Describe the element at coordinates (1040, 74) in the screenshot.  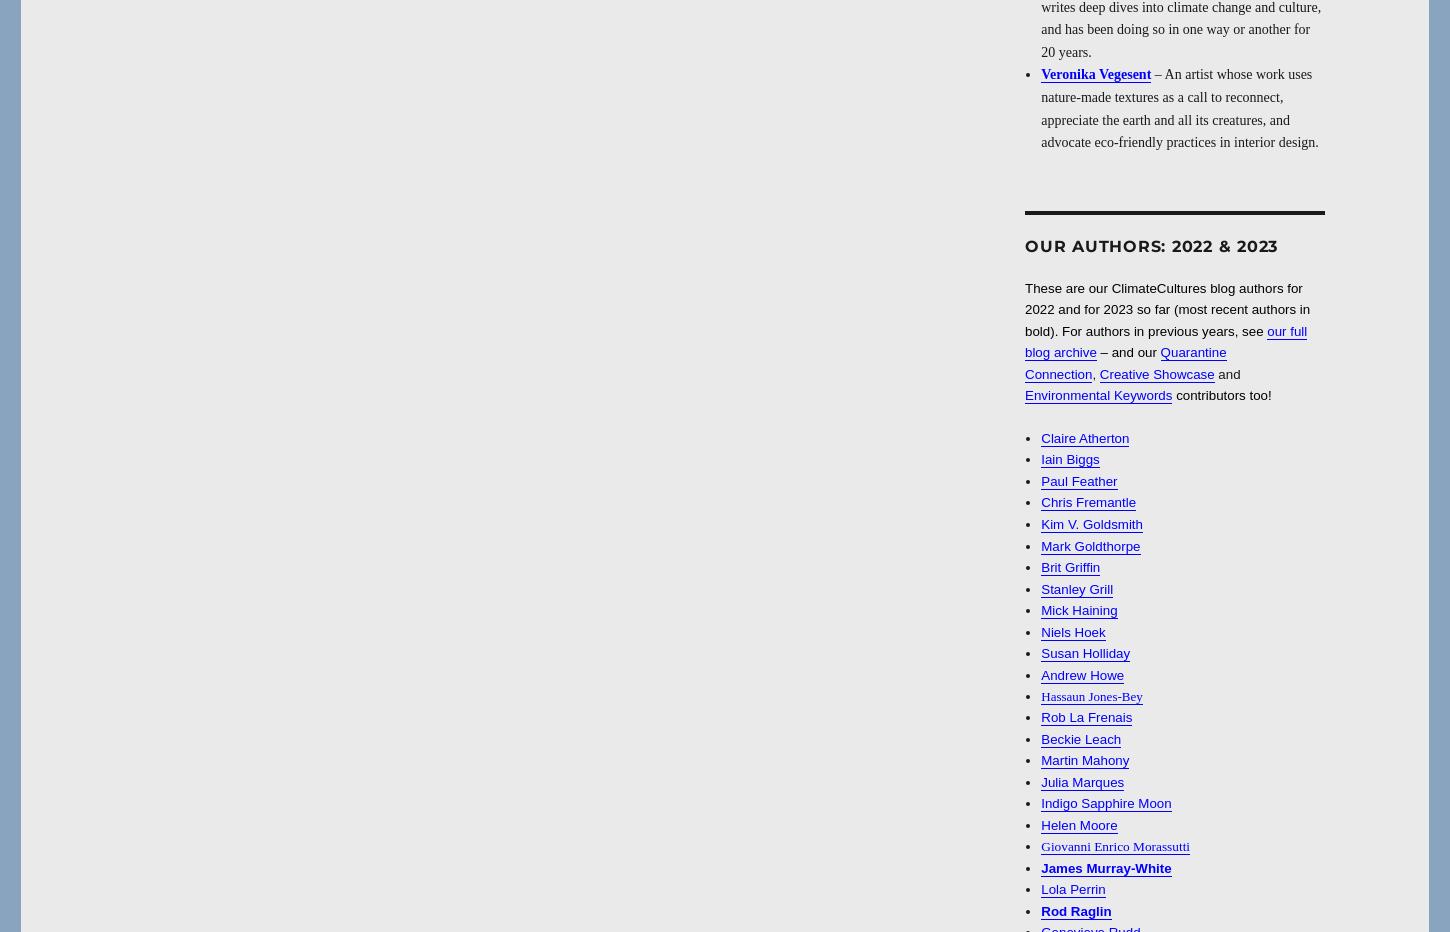
I see `'Veronika Vegesent'` at that location.